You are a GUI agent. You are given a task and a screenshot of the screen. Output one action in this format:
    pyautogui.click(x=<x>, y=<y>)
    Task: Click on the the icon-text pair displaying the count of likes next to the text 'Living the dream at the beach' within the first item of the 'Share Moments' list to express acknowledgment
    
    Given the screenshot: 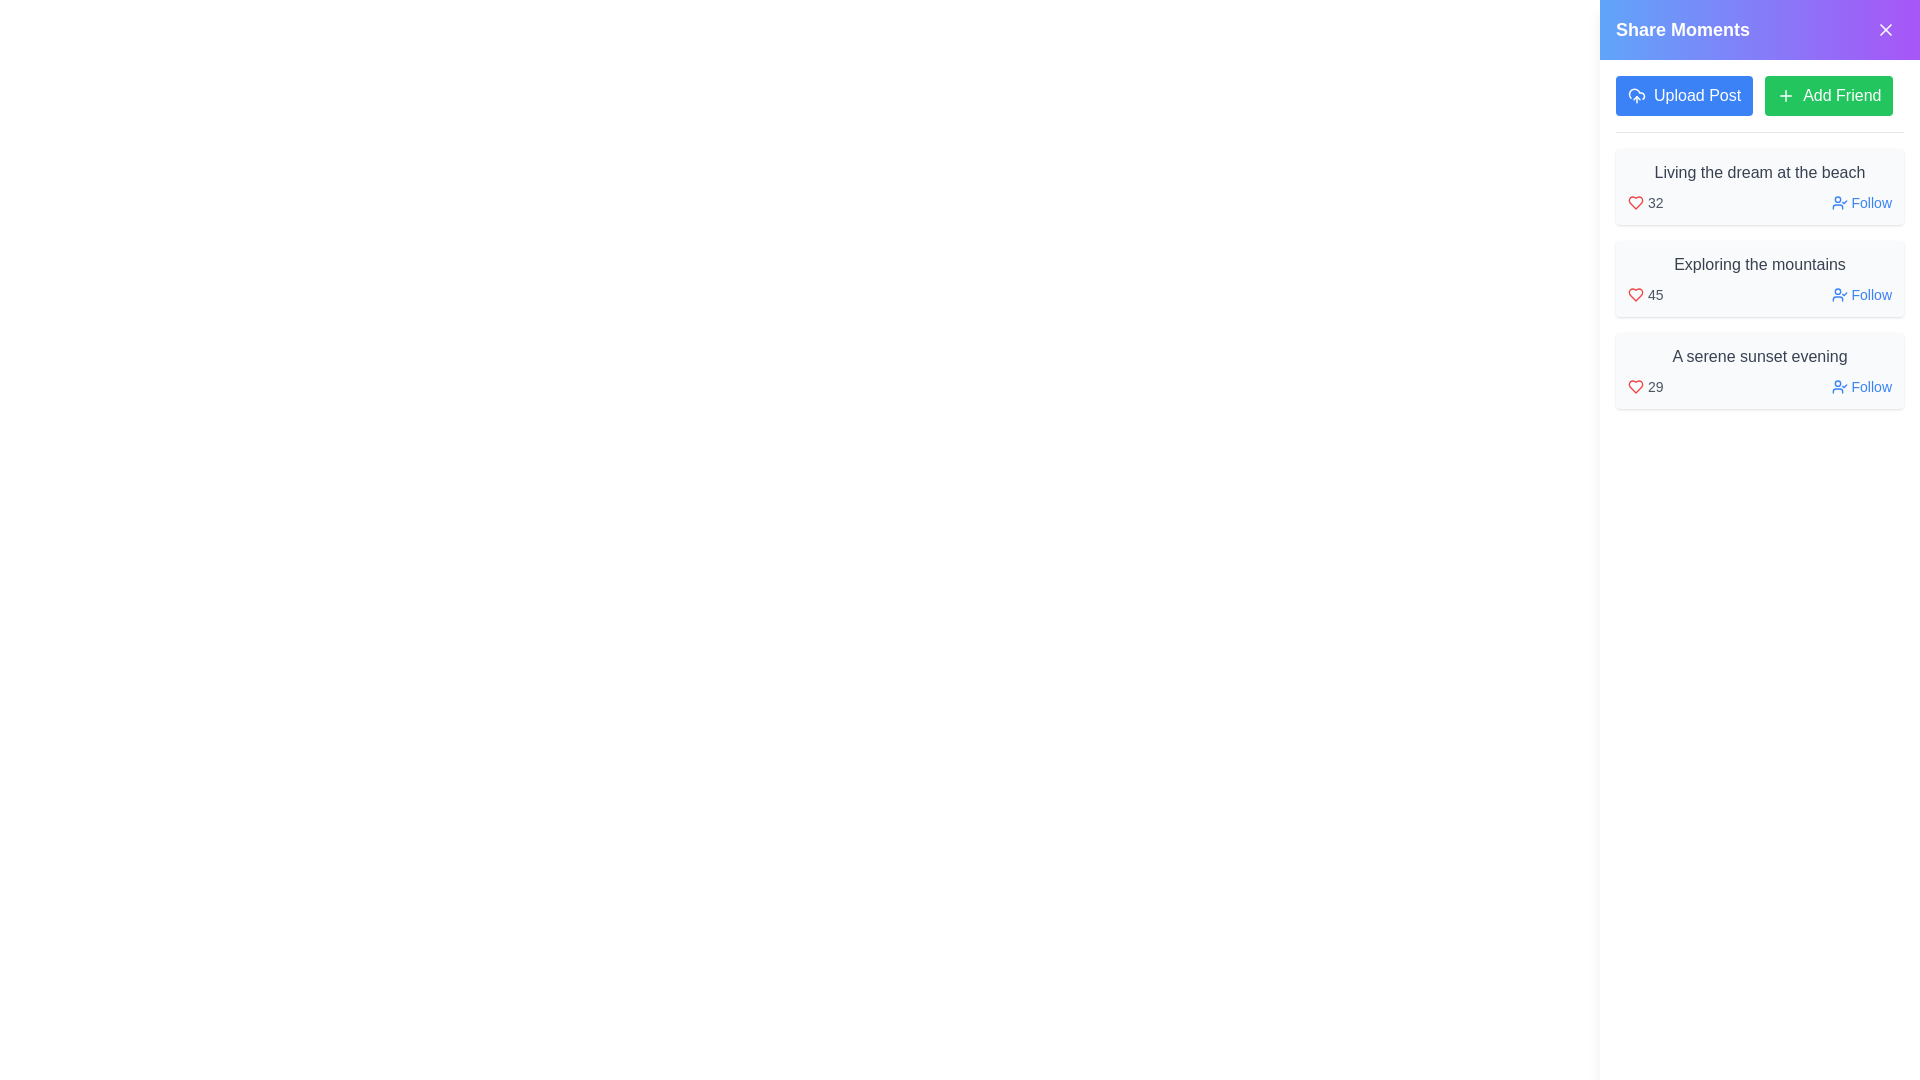 What is the action you would take?
    pyautogui.click(x=1645, y=203)
    